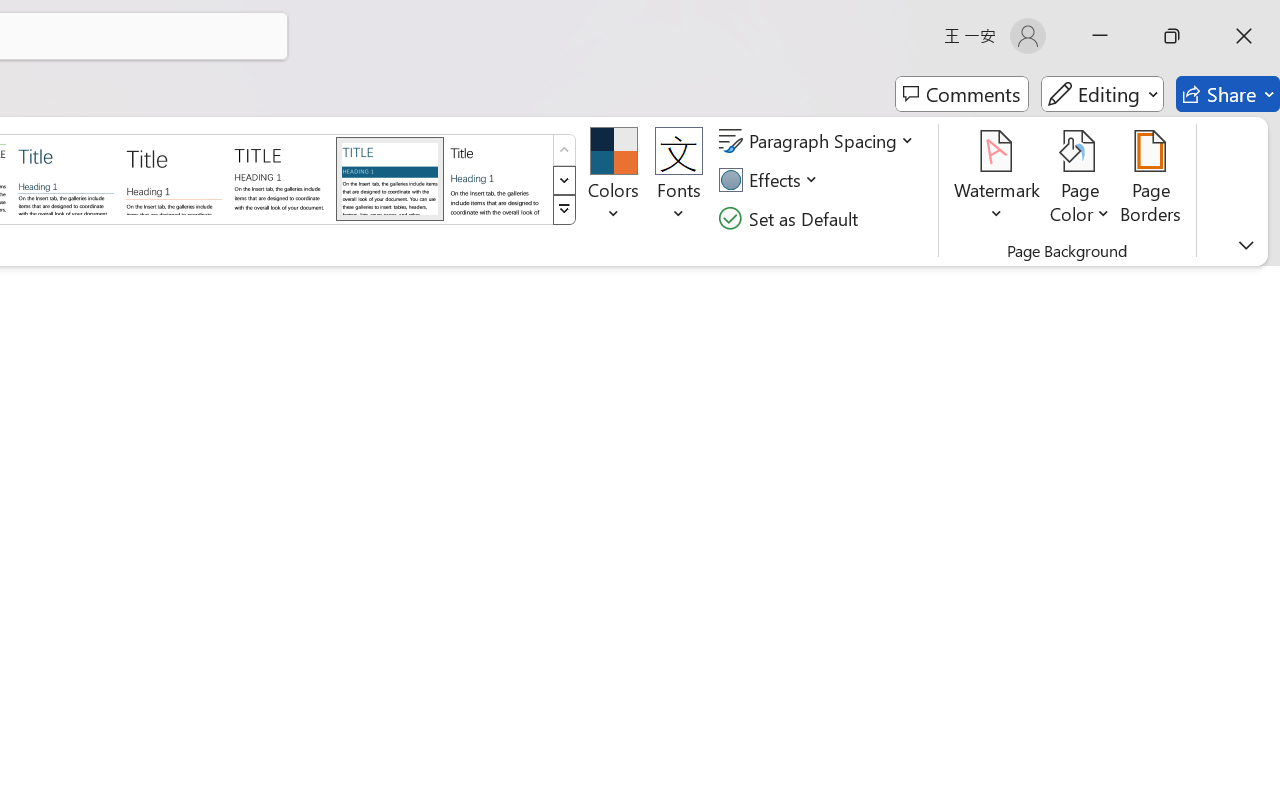 The height and width of the screenshot is (800, 1280). What do you see at coordinates (819, 141) in the screenshot?
I see `'Paragraph Spacing'` at bounding box center [819, 141].